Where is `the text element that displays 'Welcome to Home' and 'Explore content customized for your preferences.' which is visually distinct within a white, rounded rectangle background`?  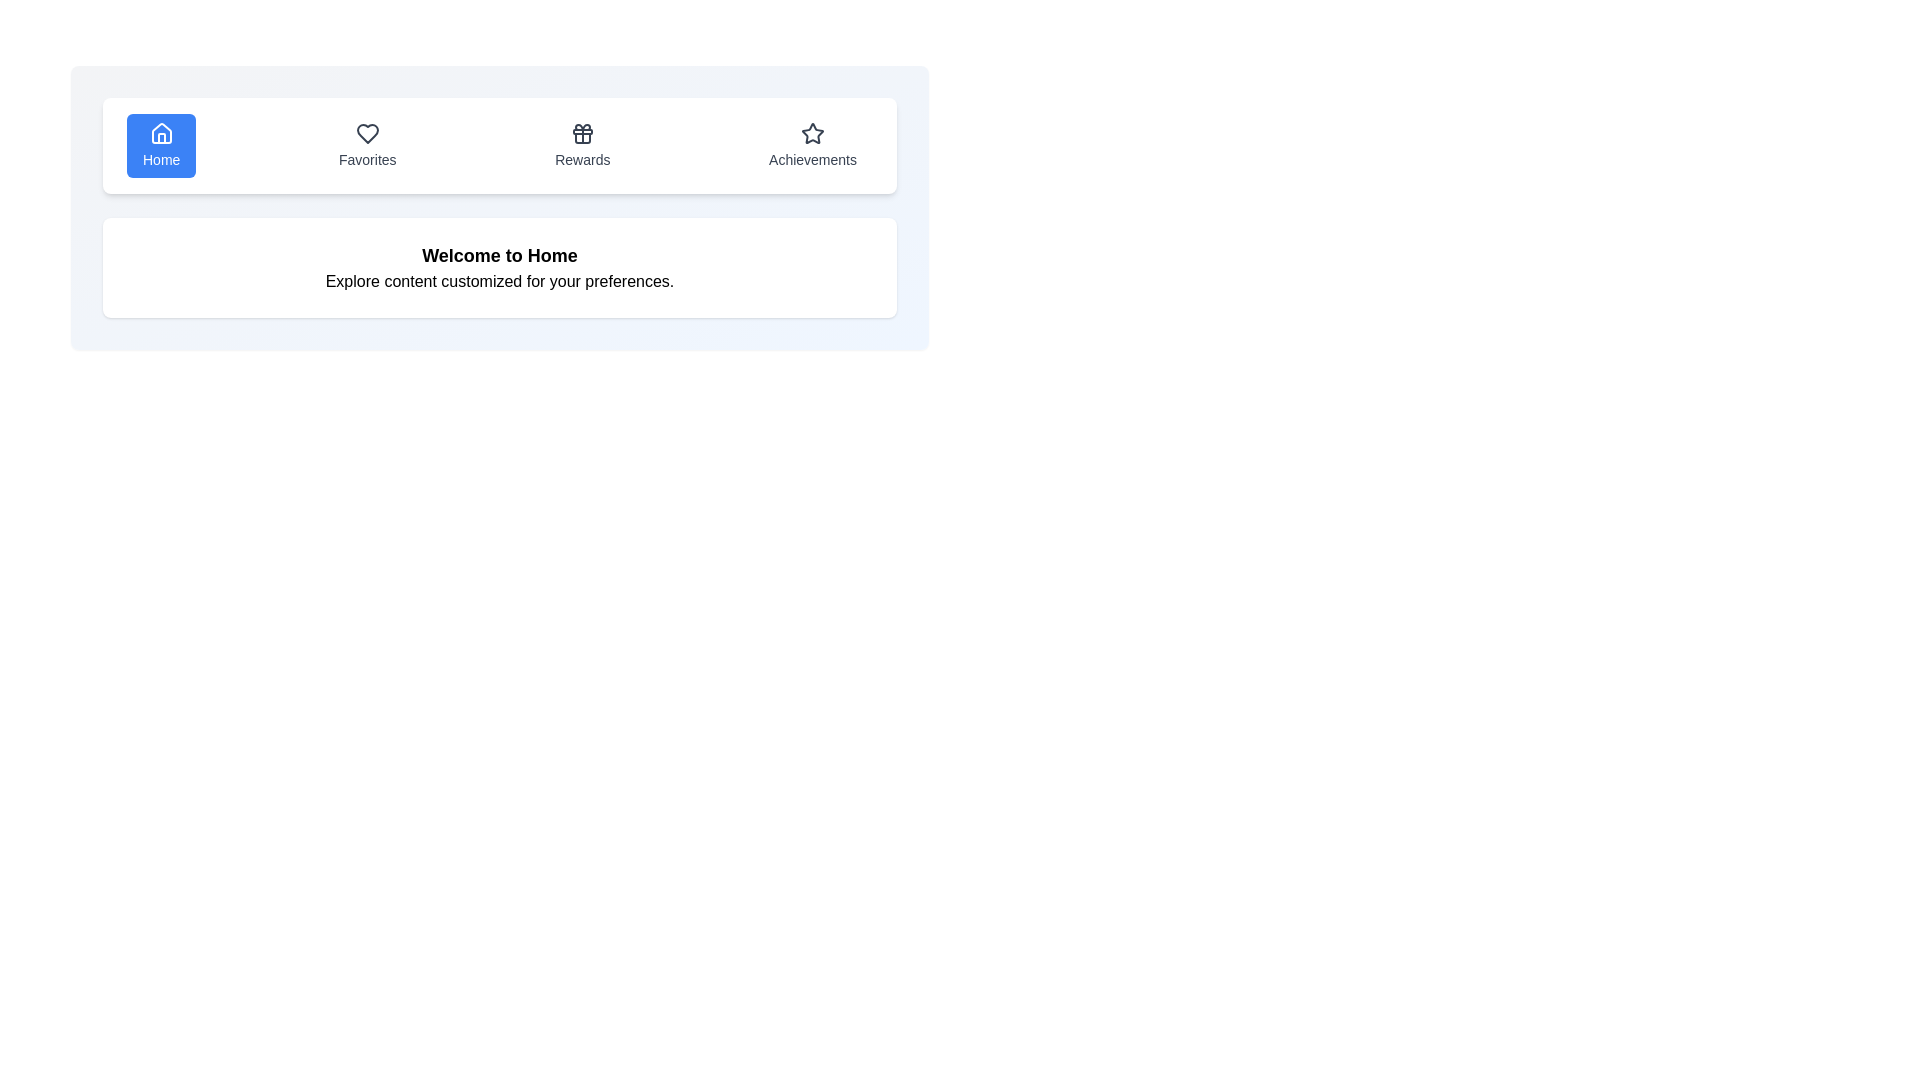 the text element that displays 'Welcome to Home' and 'Explore content customized for your preferences.' which is visually distinct within a white, rounded rectangle background is located at coordinates (499, 266).